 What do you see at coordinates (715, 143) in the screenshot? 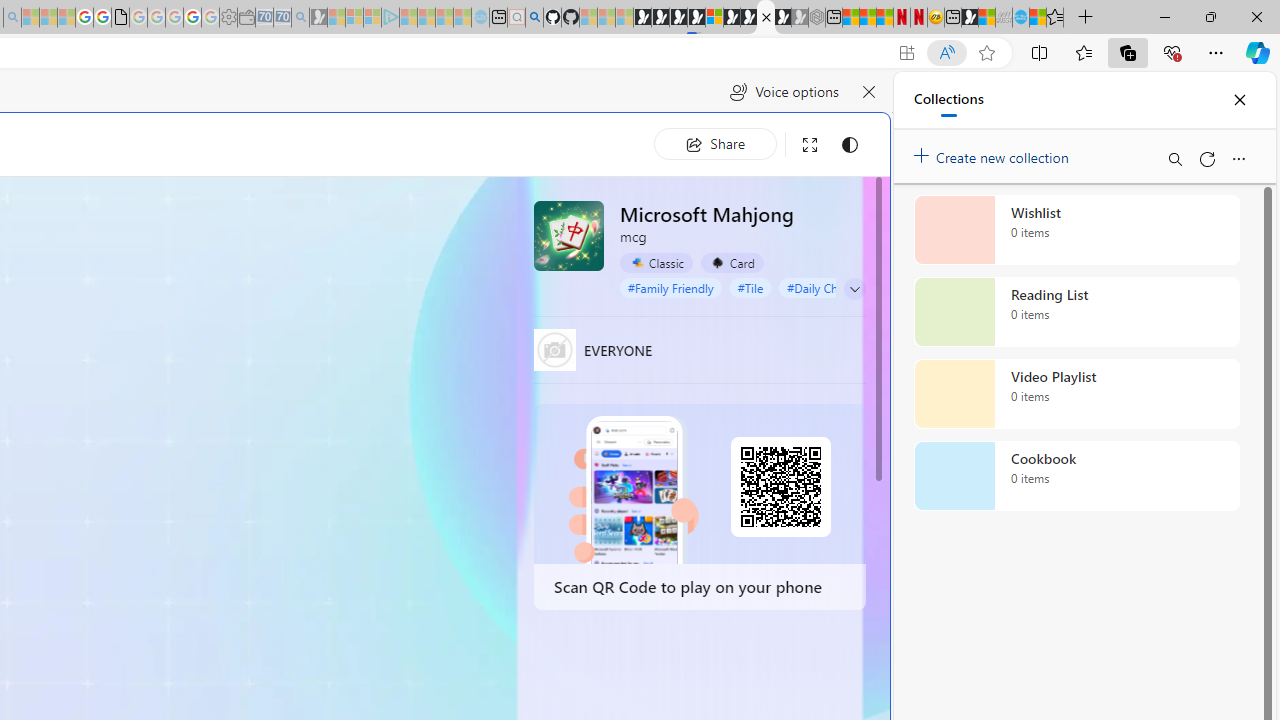
I see `'Share'` at bounding box center [715, 143].